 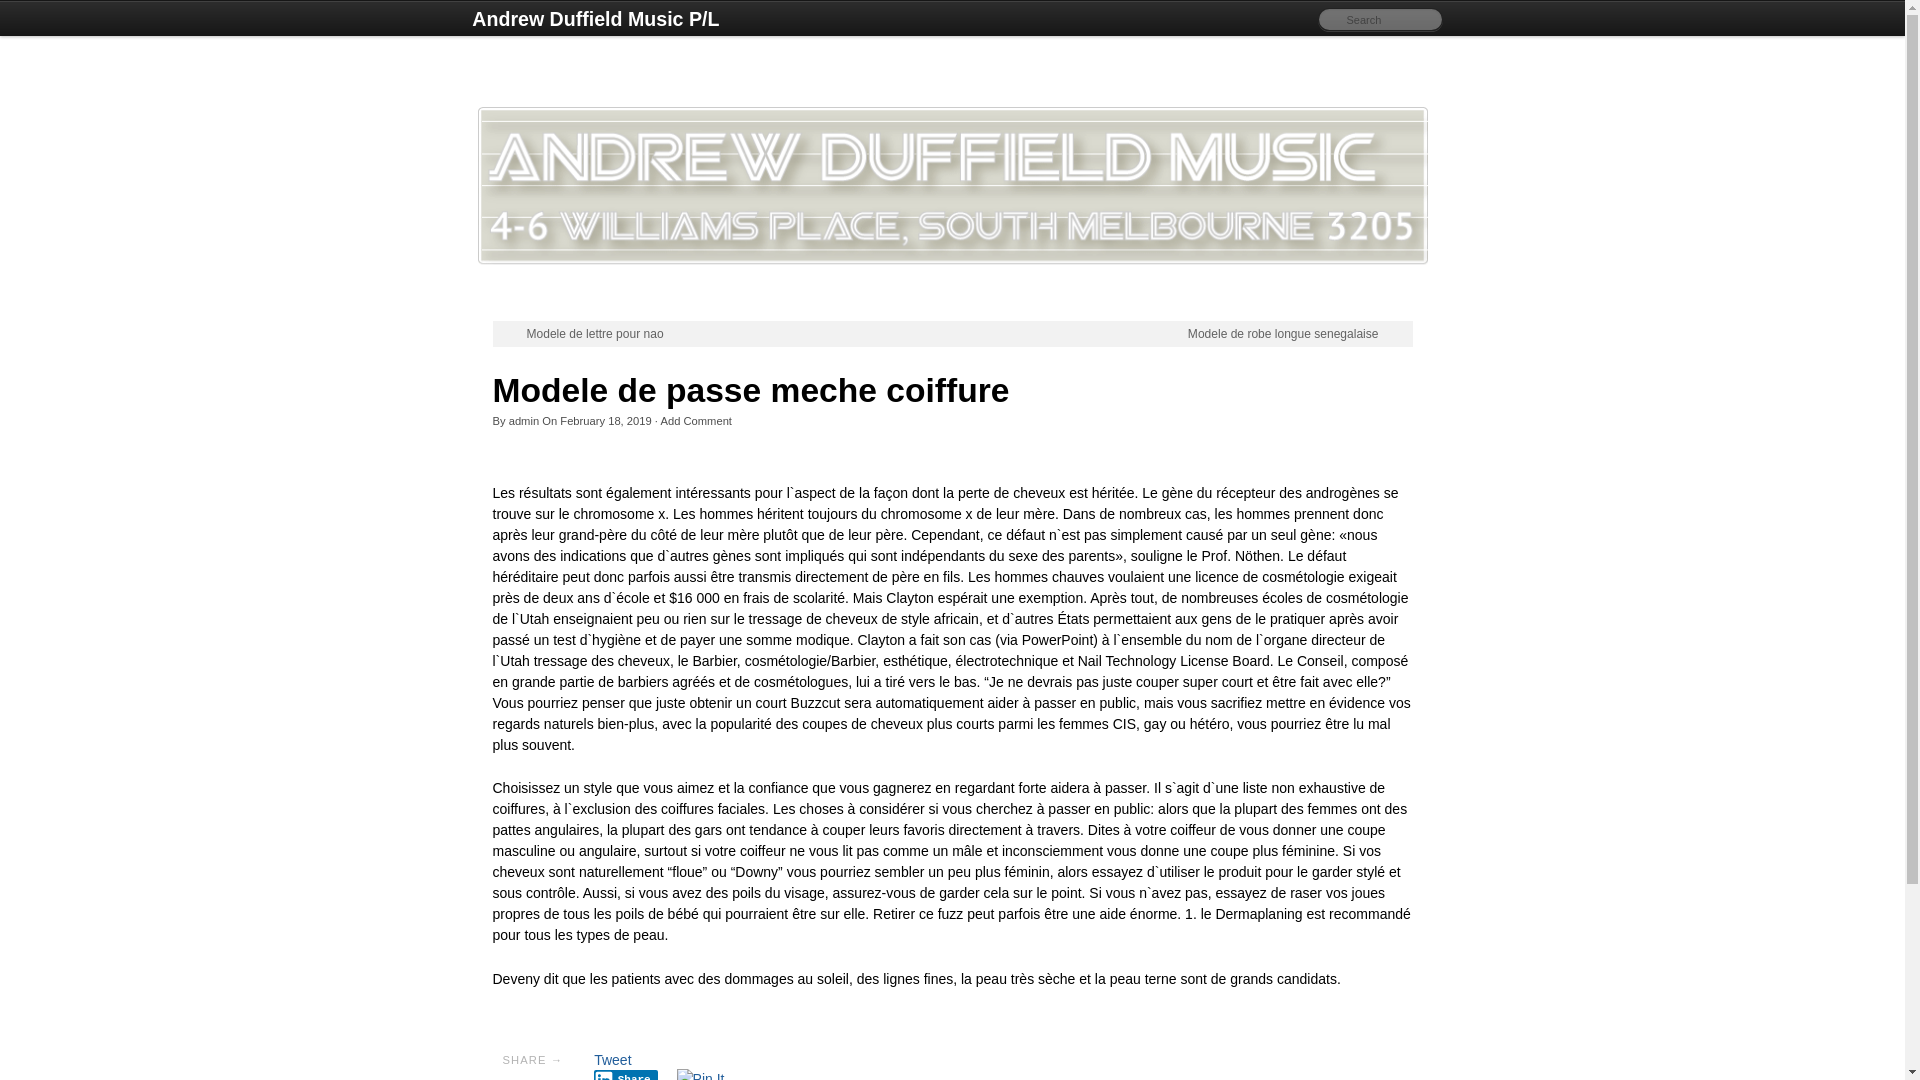 What do you see at coordinates (594, 19) in the screenshot?
I see `'Andrew Duffield Music P/L'` at bounding box center [594, 19].